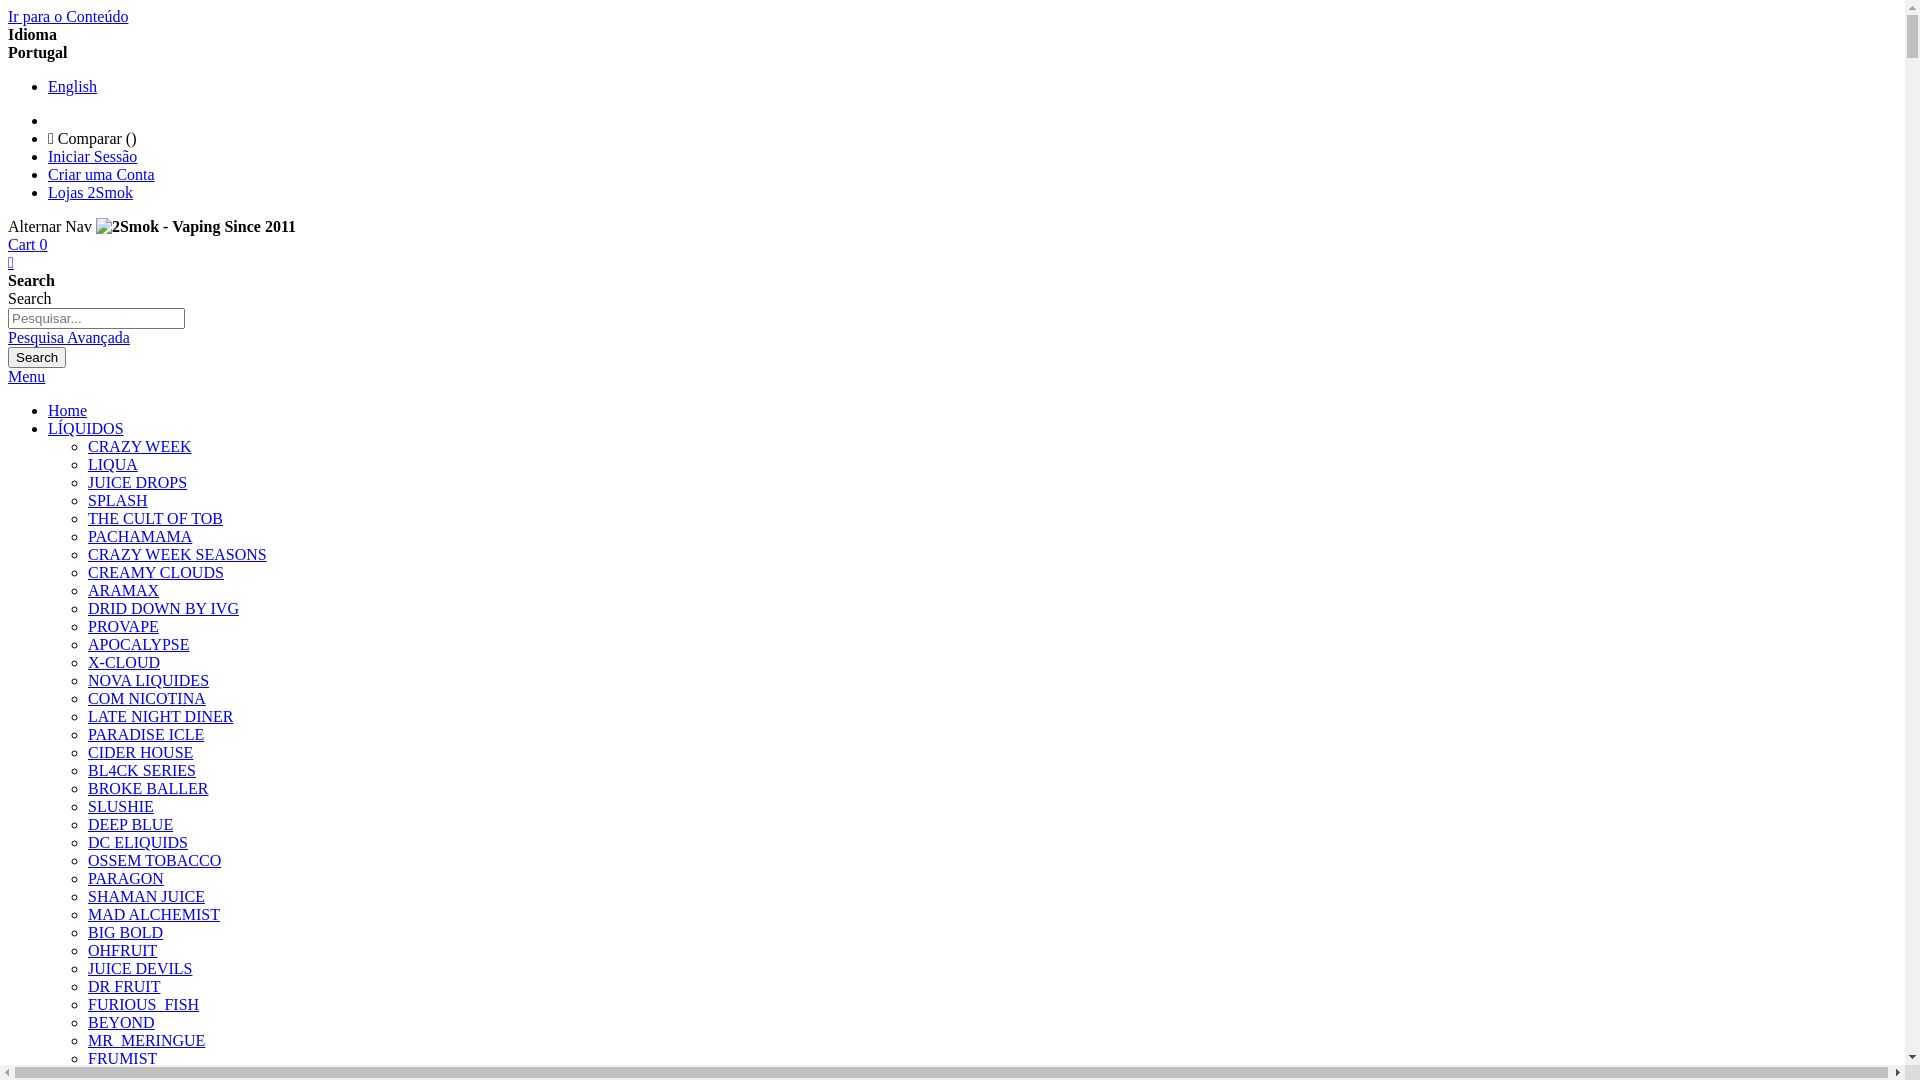  I want to click on 'LATE NIGHT DINER', so click(160, 715).